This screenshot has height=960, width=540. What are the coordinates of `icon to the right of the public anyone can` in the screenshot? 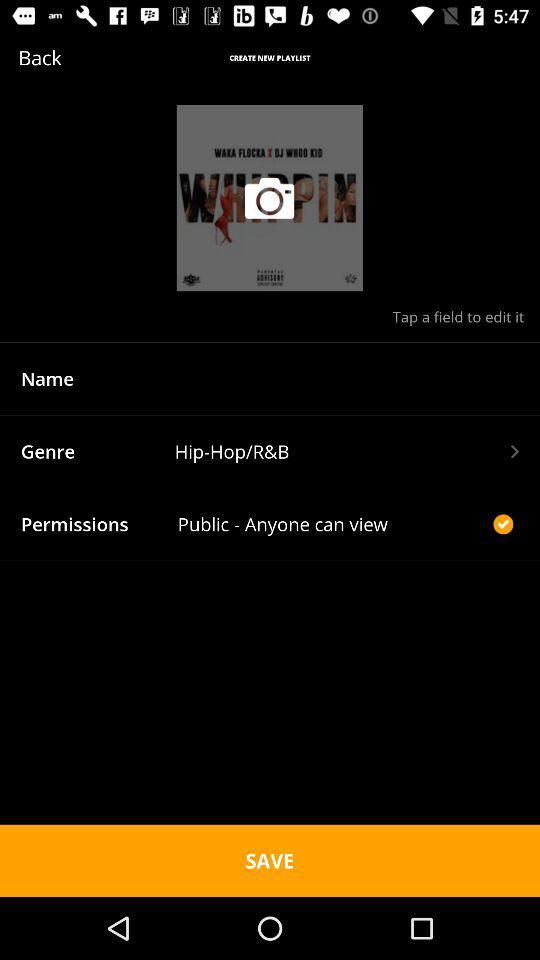 It's located at (502, 523).